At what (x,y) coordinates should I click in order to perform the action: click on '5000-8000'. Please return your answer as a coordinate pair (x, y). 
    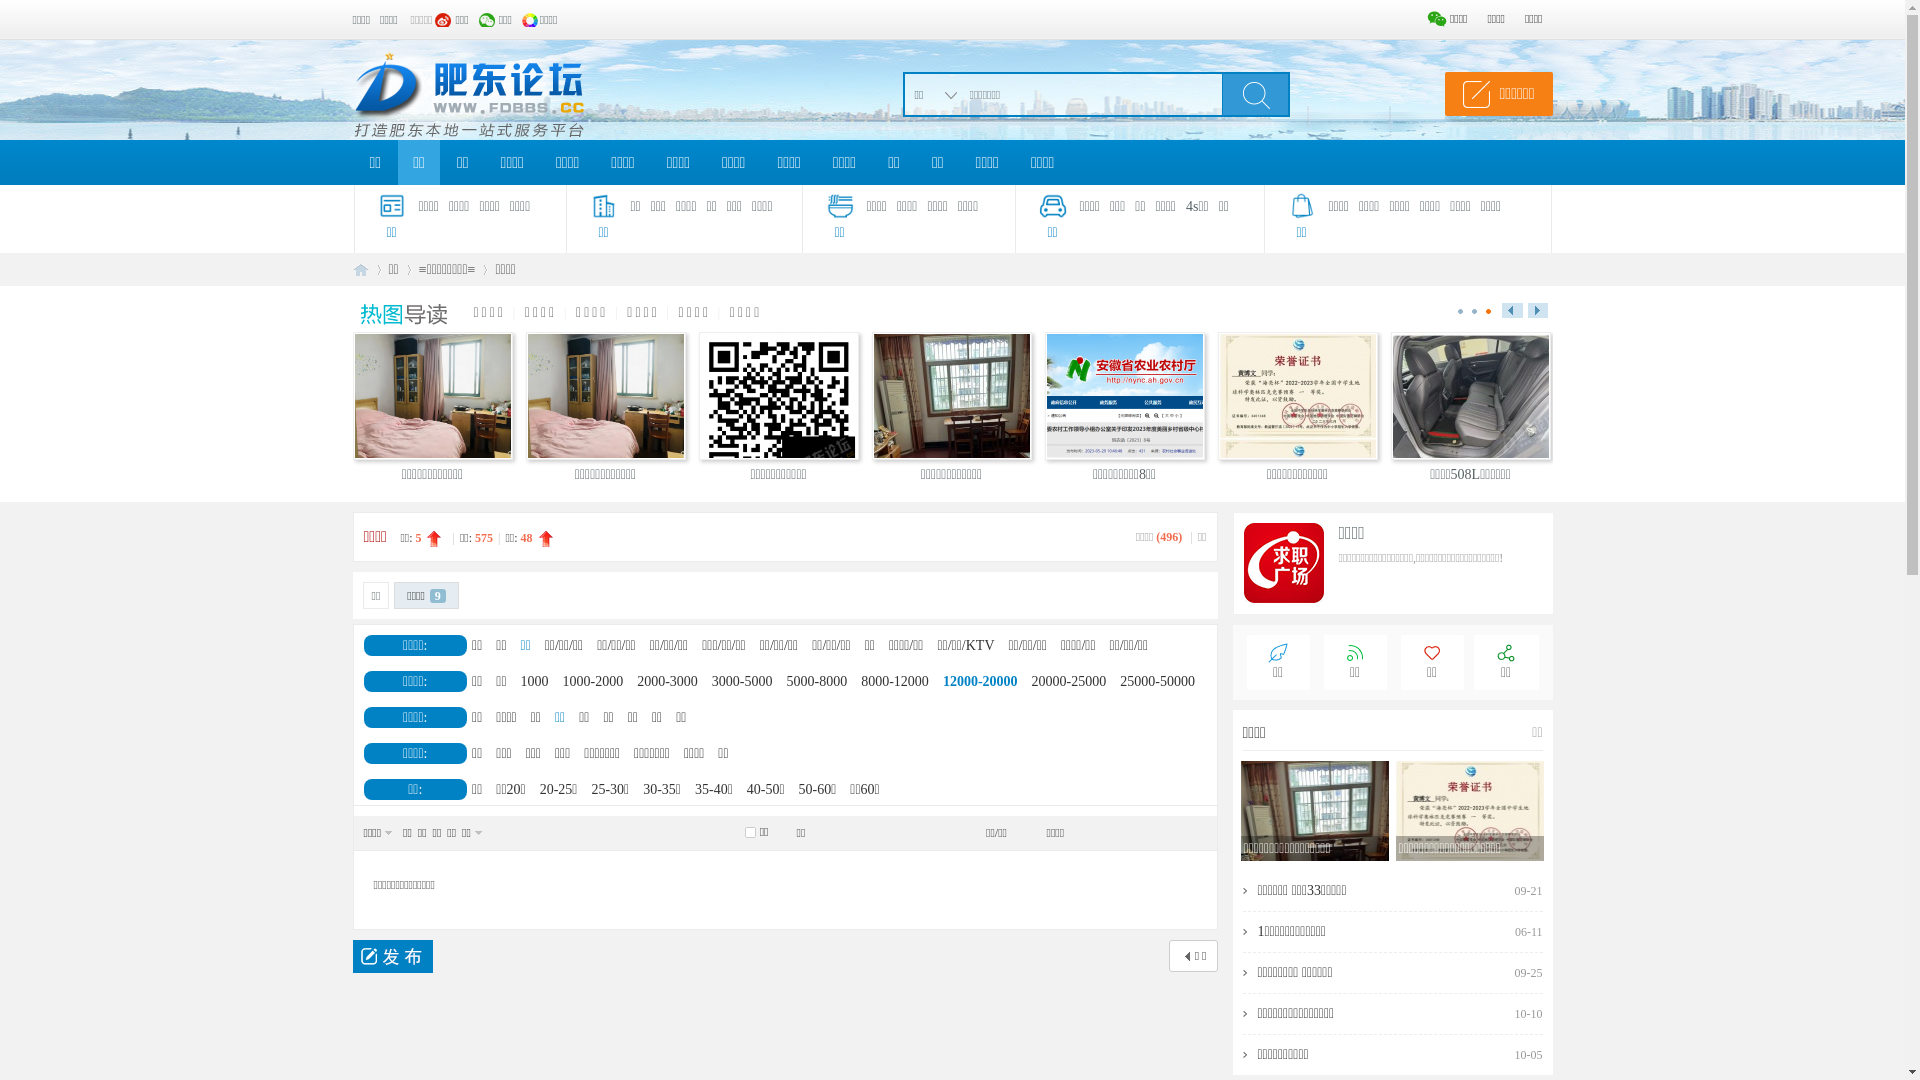
    Looking at the image, I should click on (817, 680).